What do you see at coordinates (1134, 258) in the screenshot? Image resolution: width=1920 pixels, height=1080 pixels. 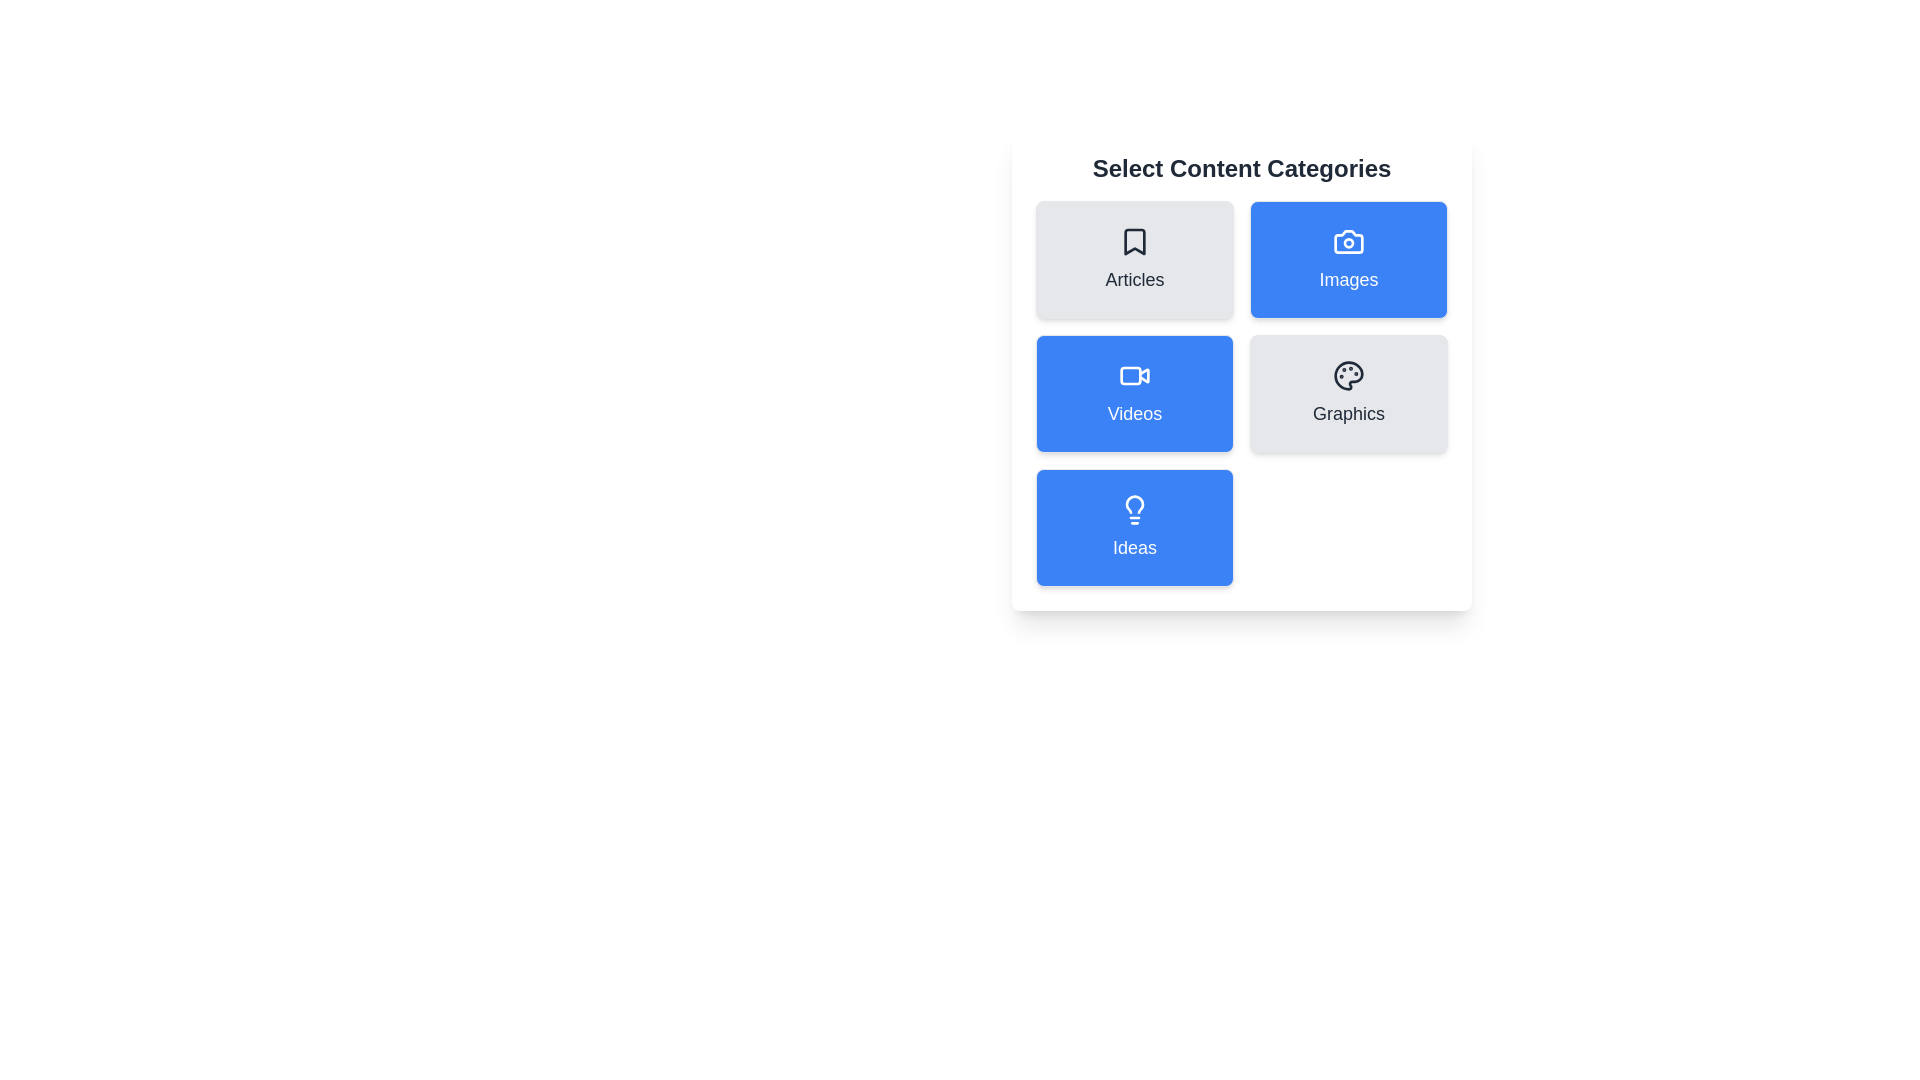 I see `the 'Articles' button to observe the hover effect` at bounding box center [1134, 258].